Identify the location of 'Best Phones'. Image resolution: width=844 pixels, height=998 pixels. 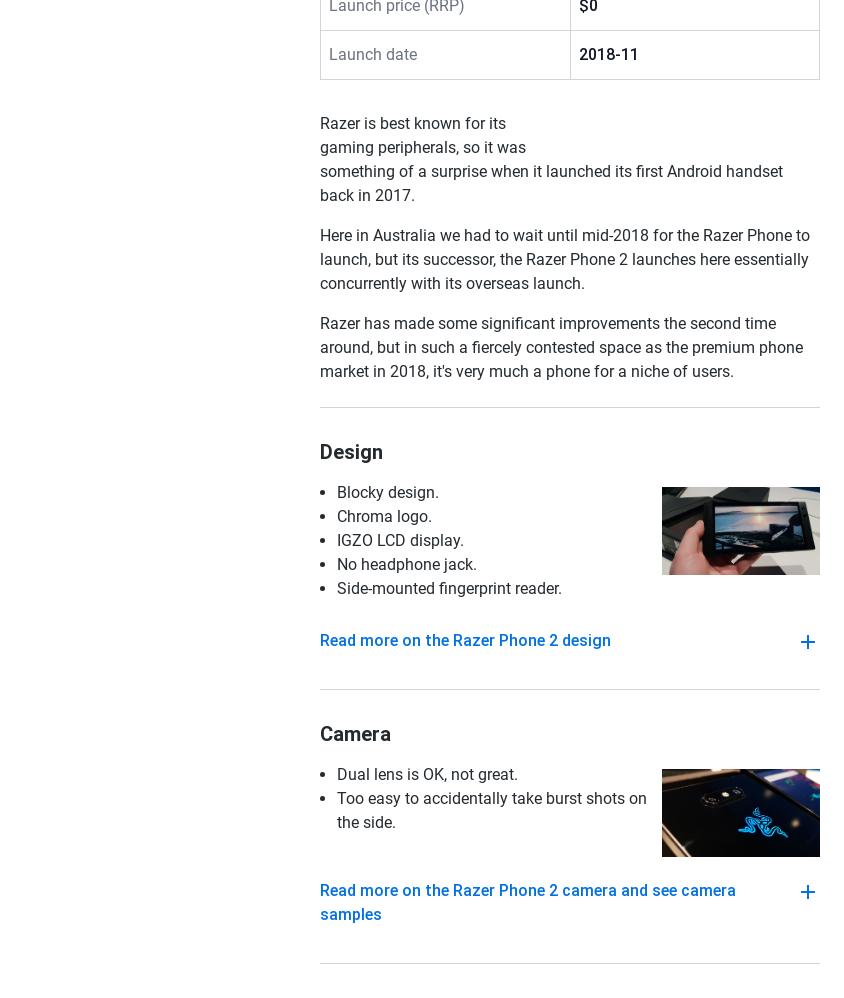
(55, 102).